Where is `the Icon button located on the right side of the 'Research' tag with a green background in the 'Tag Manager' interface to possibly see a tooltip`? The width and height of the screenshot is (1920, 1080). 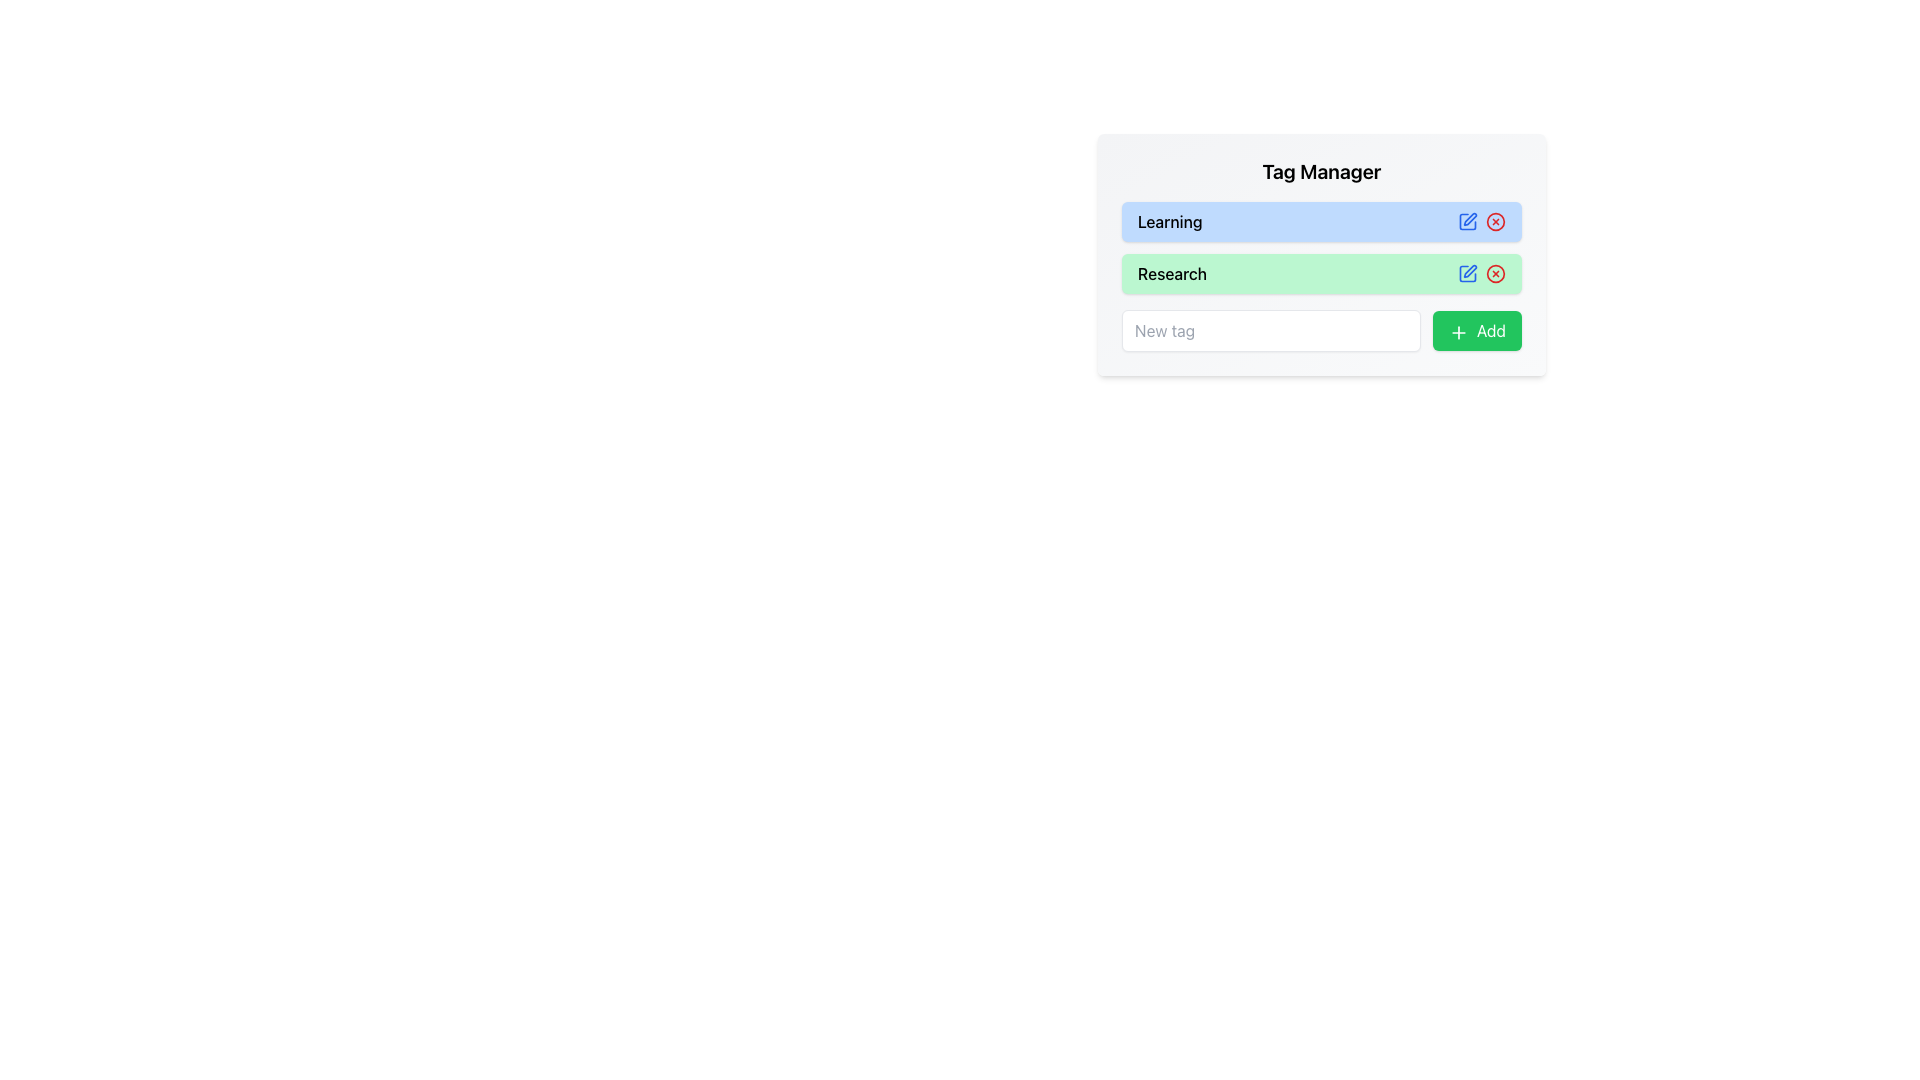
the Icon button located on the right side of the 'Research' tag with a green background in the 'Tag Manager' interface to possibly see a tooltip is located at coordinates (1468, 273).